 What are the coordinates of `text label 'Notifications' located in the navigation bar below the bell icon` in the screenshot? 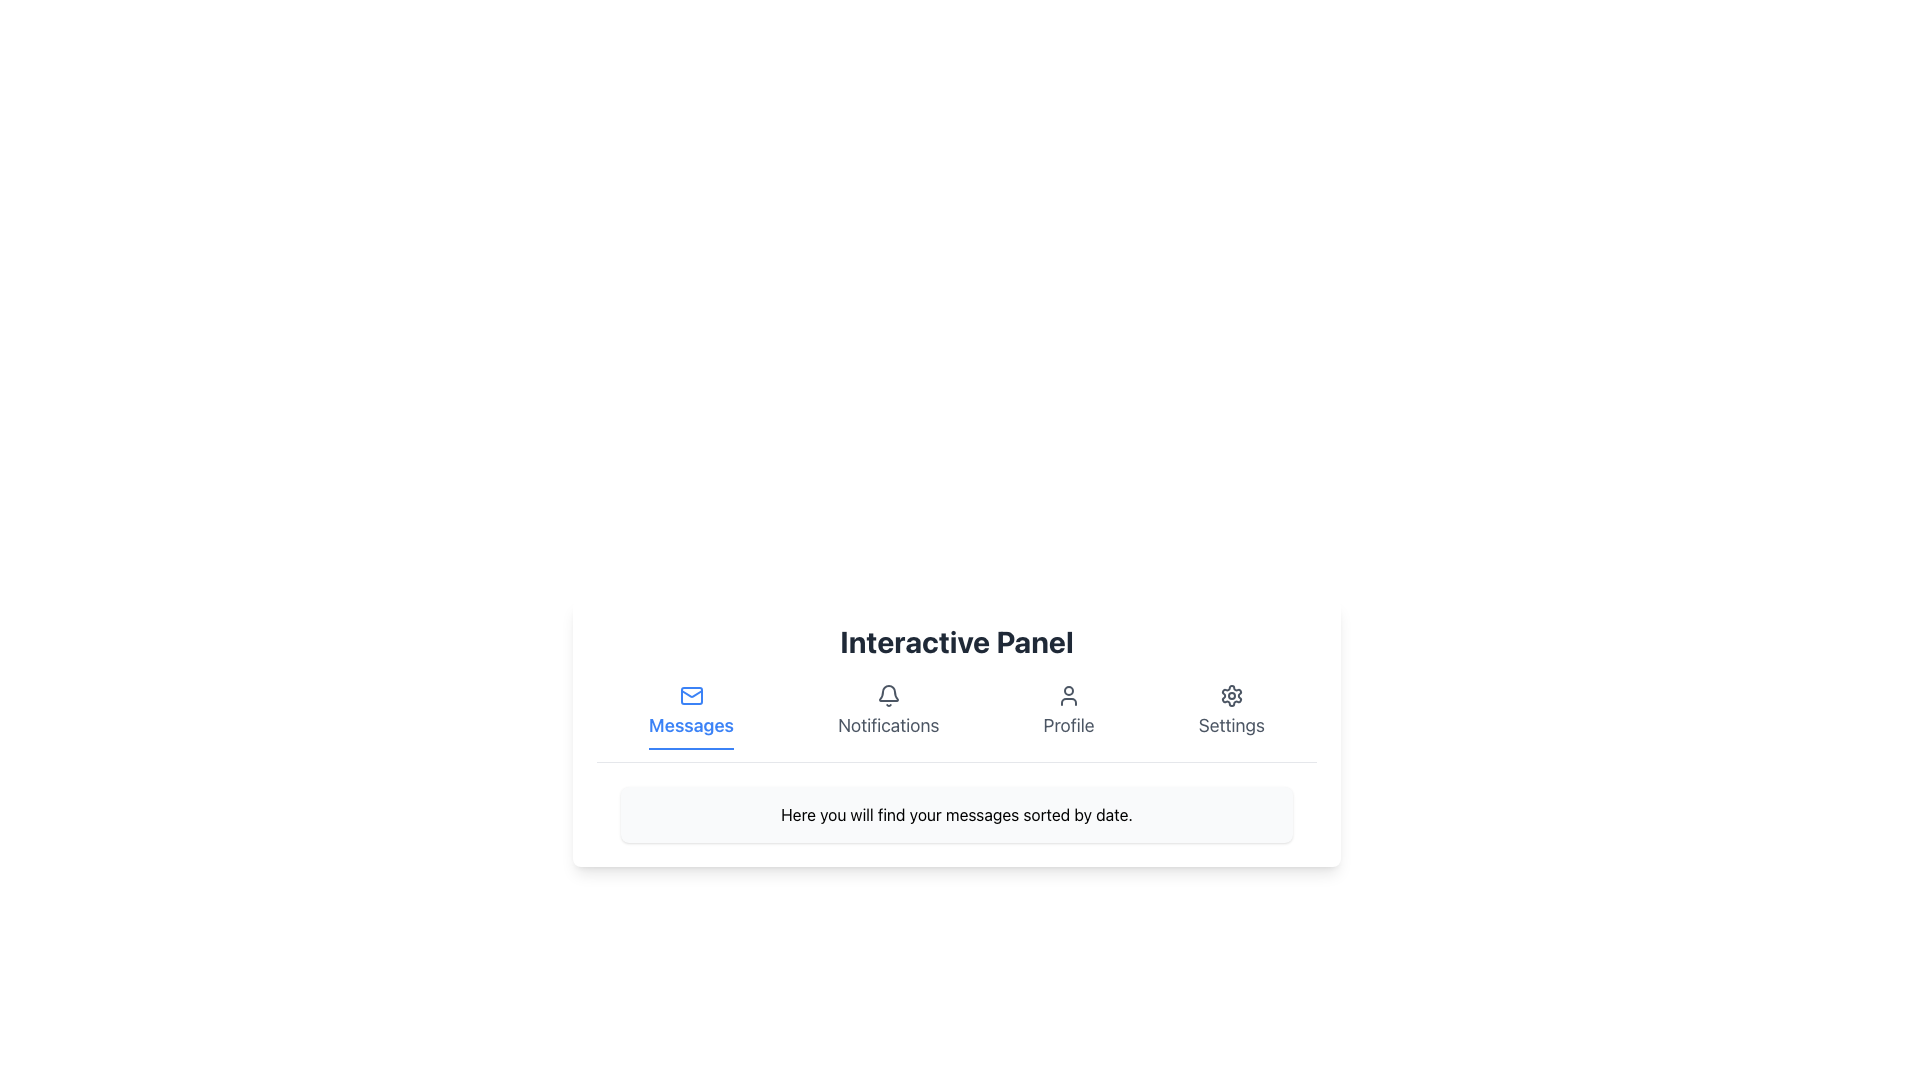 It's located at (887, 725).